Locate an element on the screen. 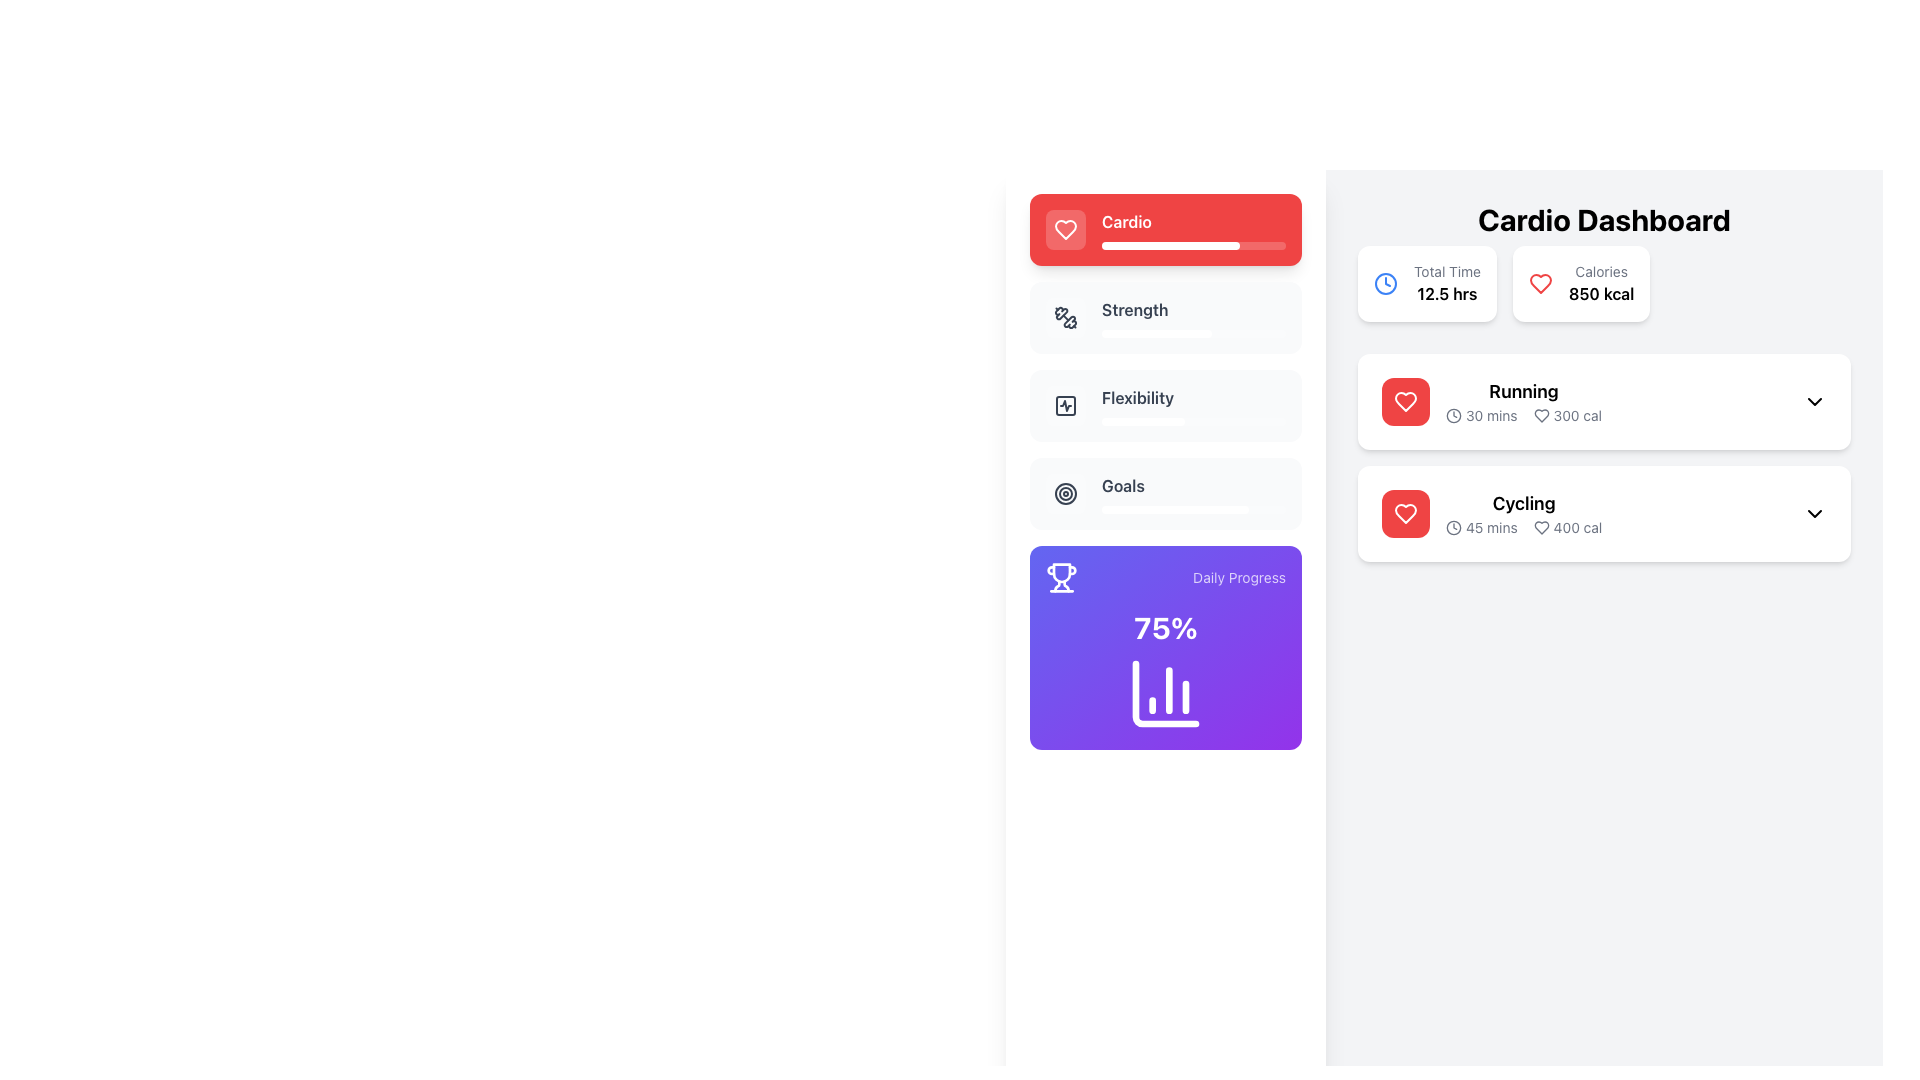 The height and width of the screenshot is (1080, 1920). the middle circular shape in the three-layered target-like design within the SVG graphic is located at coordinates (1064, 493).